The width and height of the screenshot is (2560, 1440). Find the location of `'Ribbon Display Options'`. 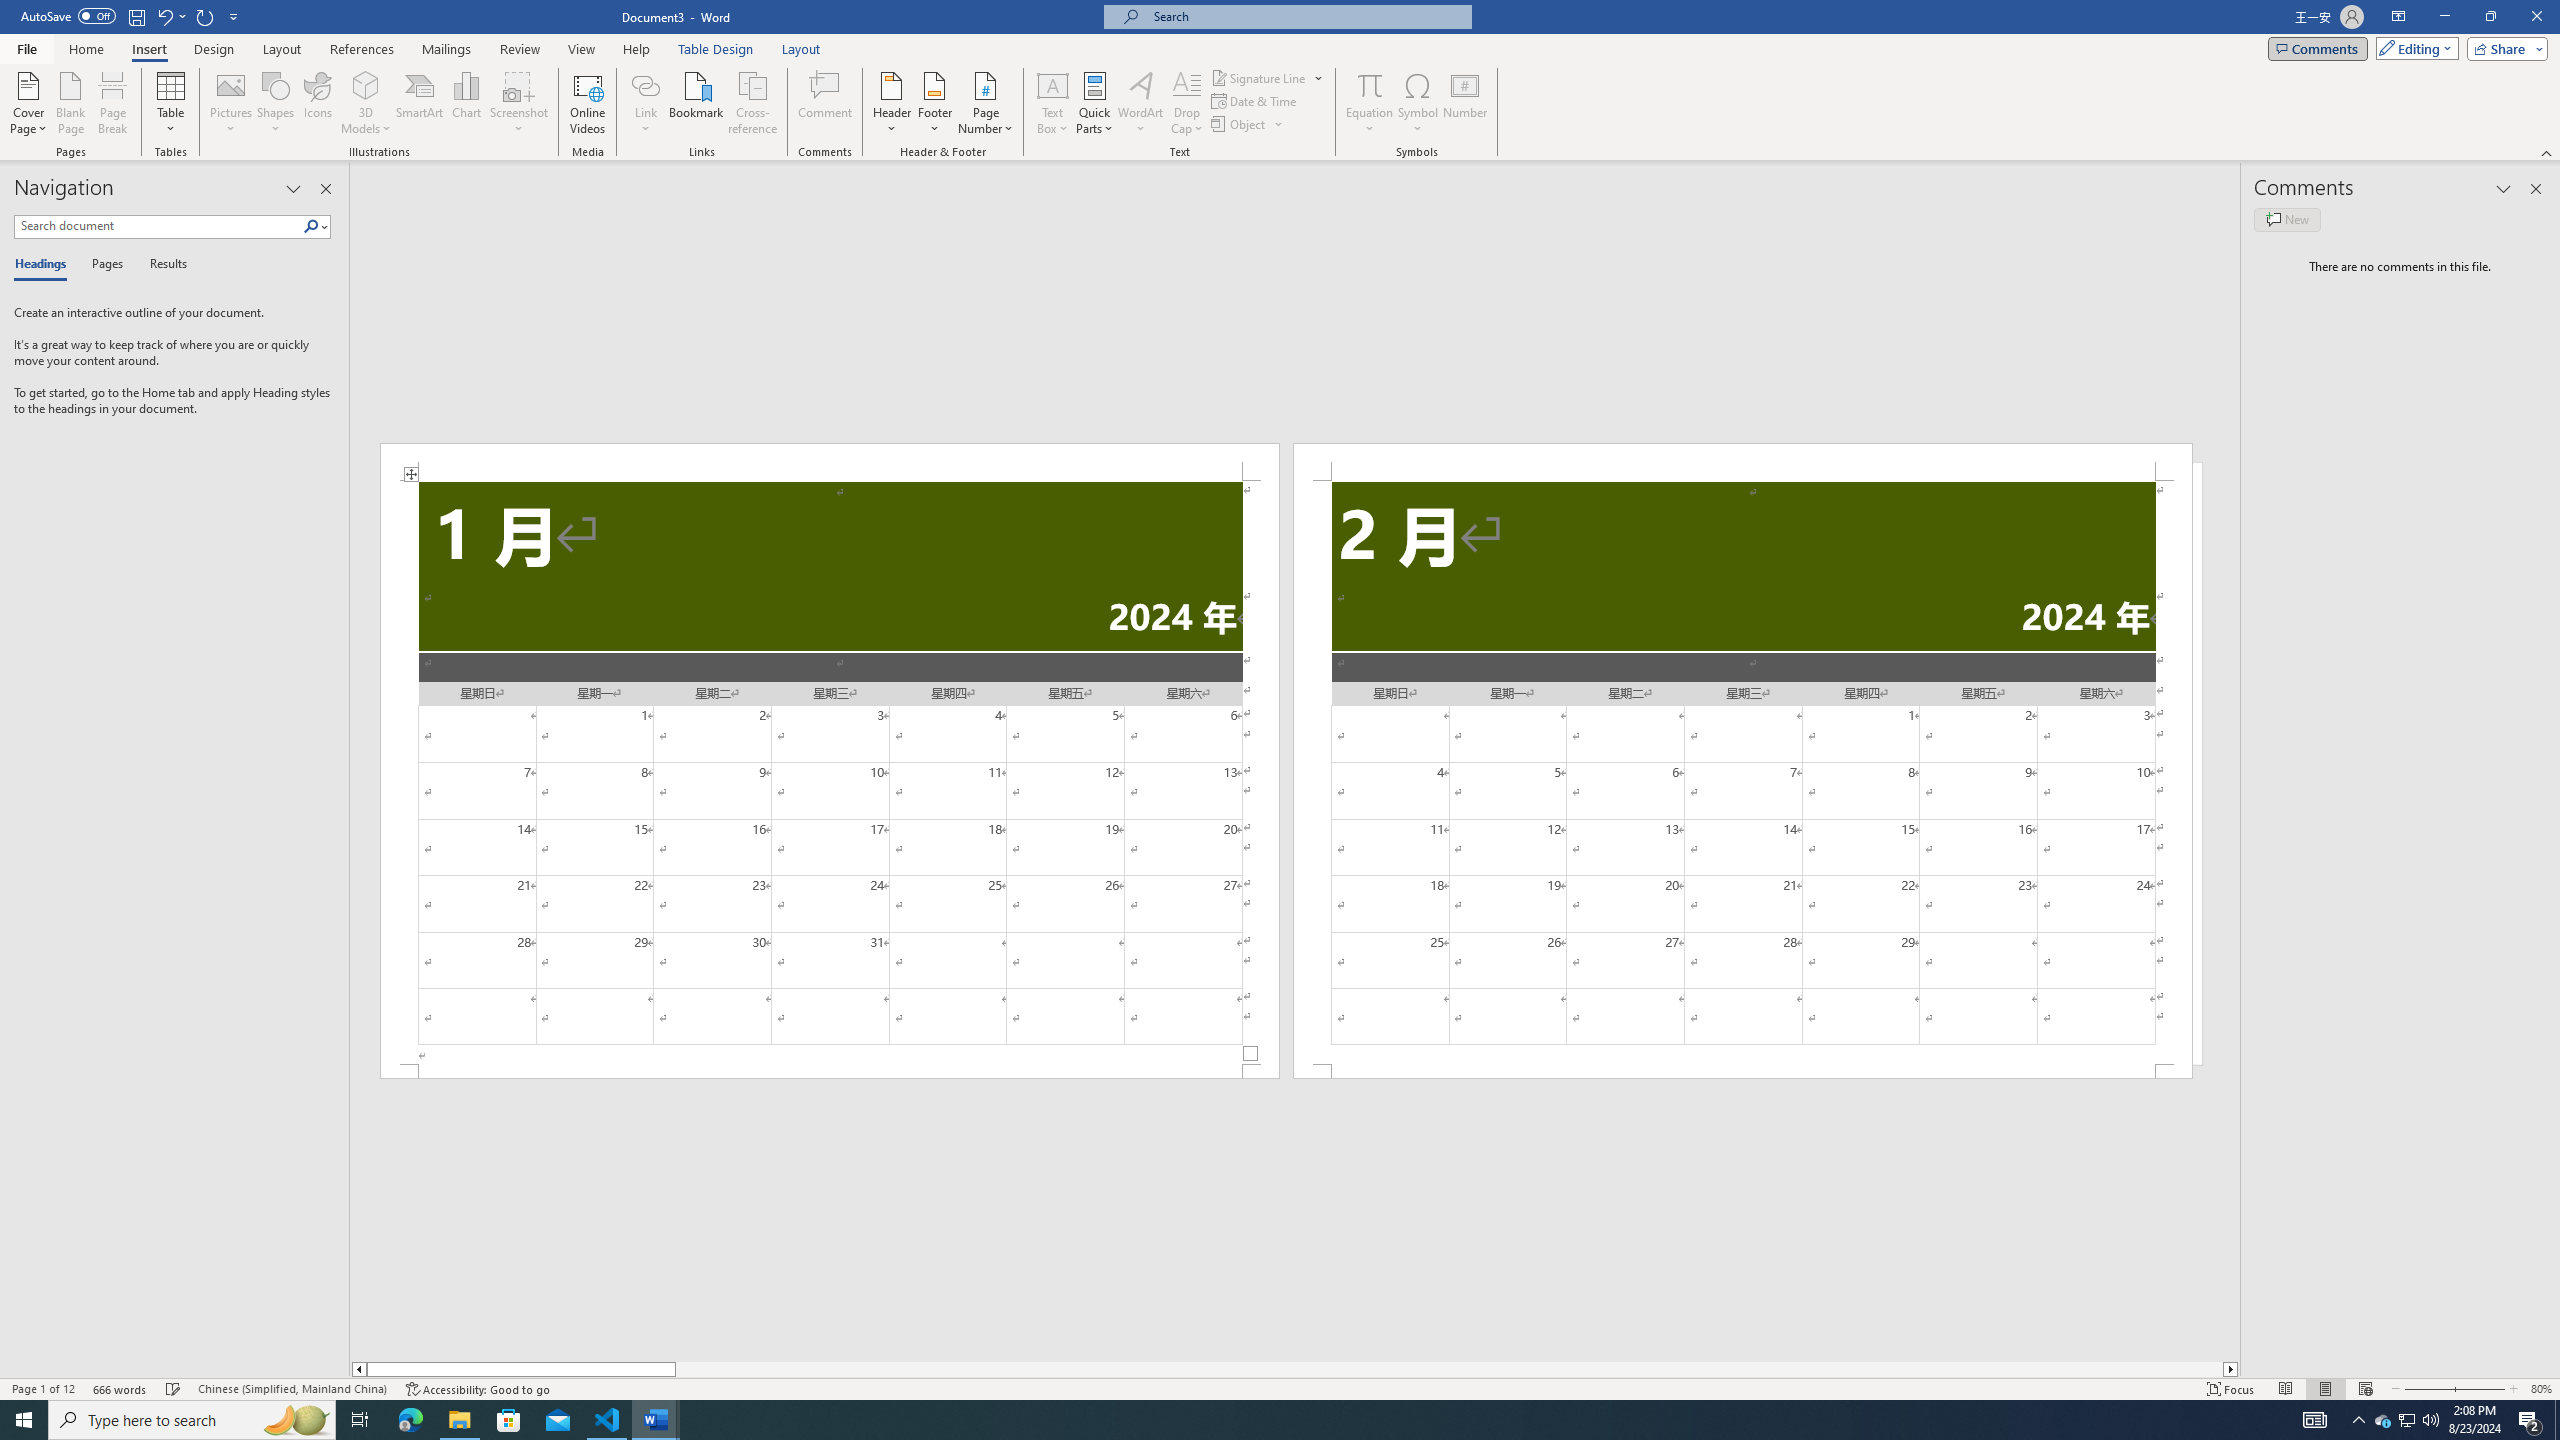

'Ribbon Display Options' is located at coordinates (2397, 16).